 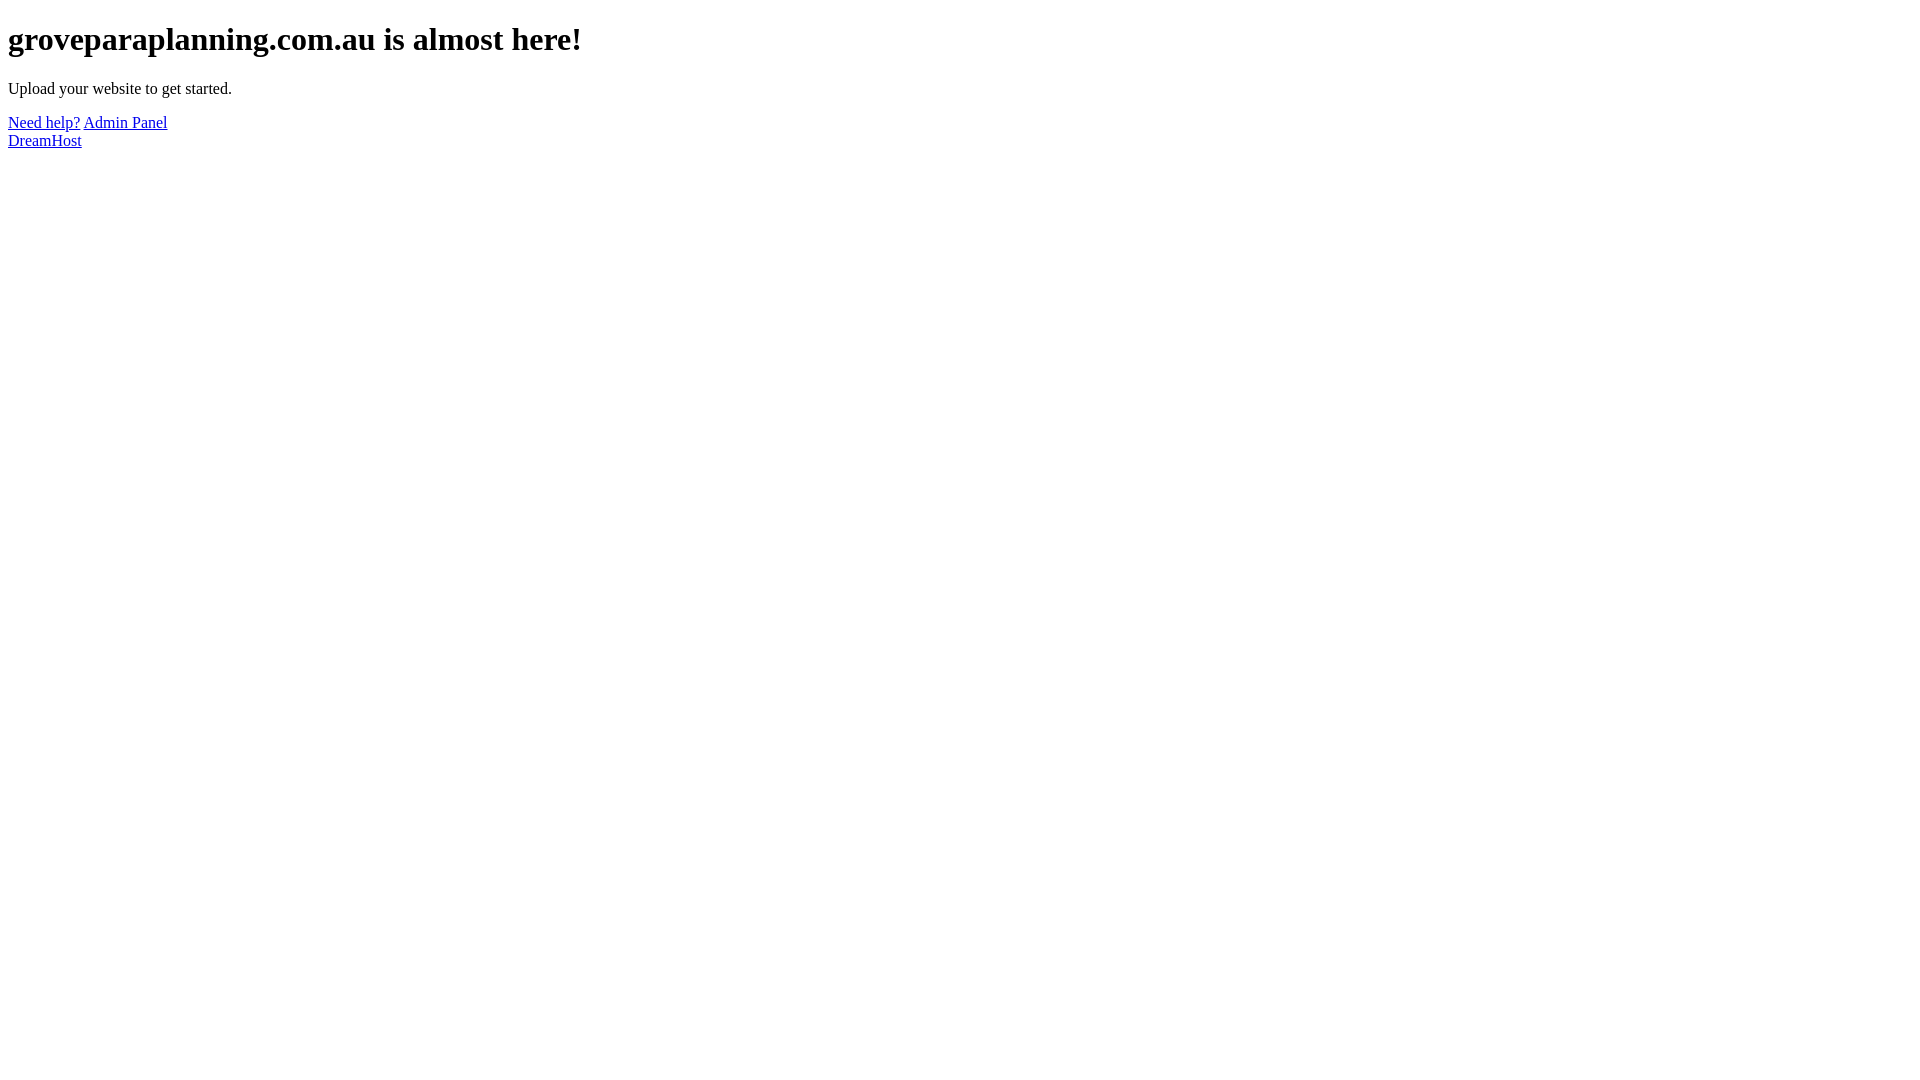 What do you see at coordinates (43, 122) in the screenshot?
I see `'Need help?'` at bounding box center [43, 122].